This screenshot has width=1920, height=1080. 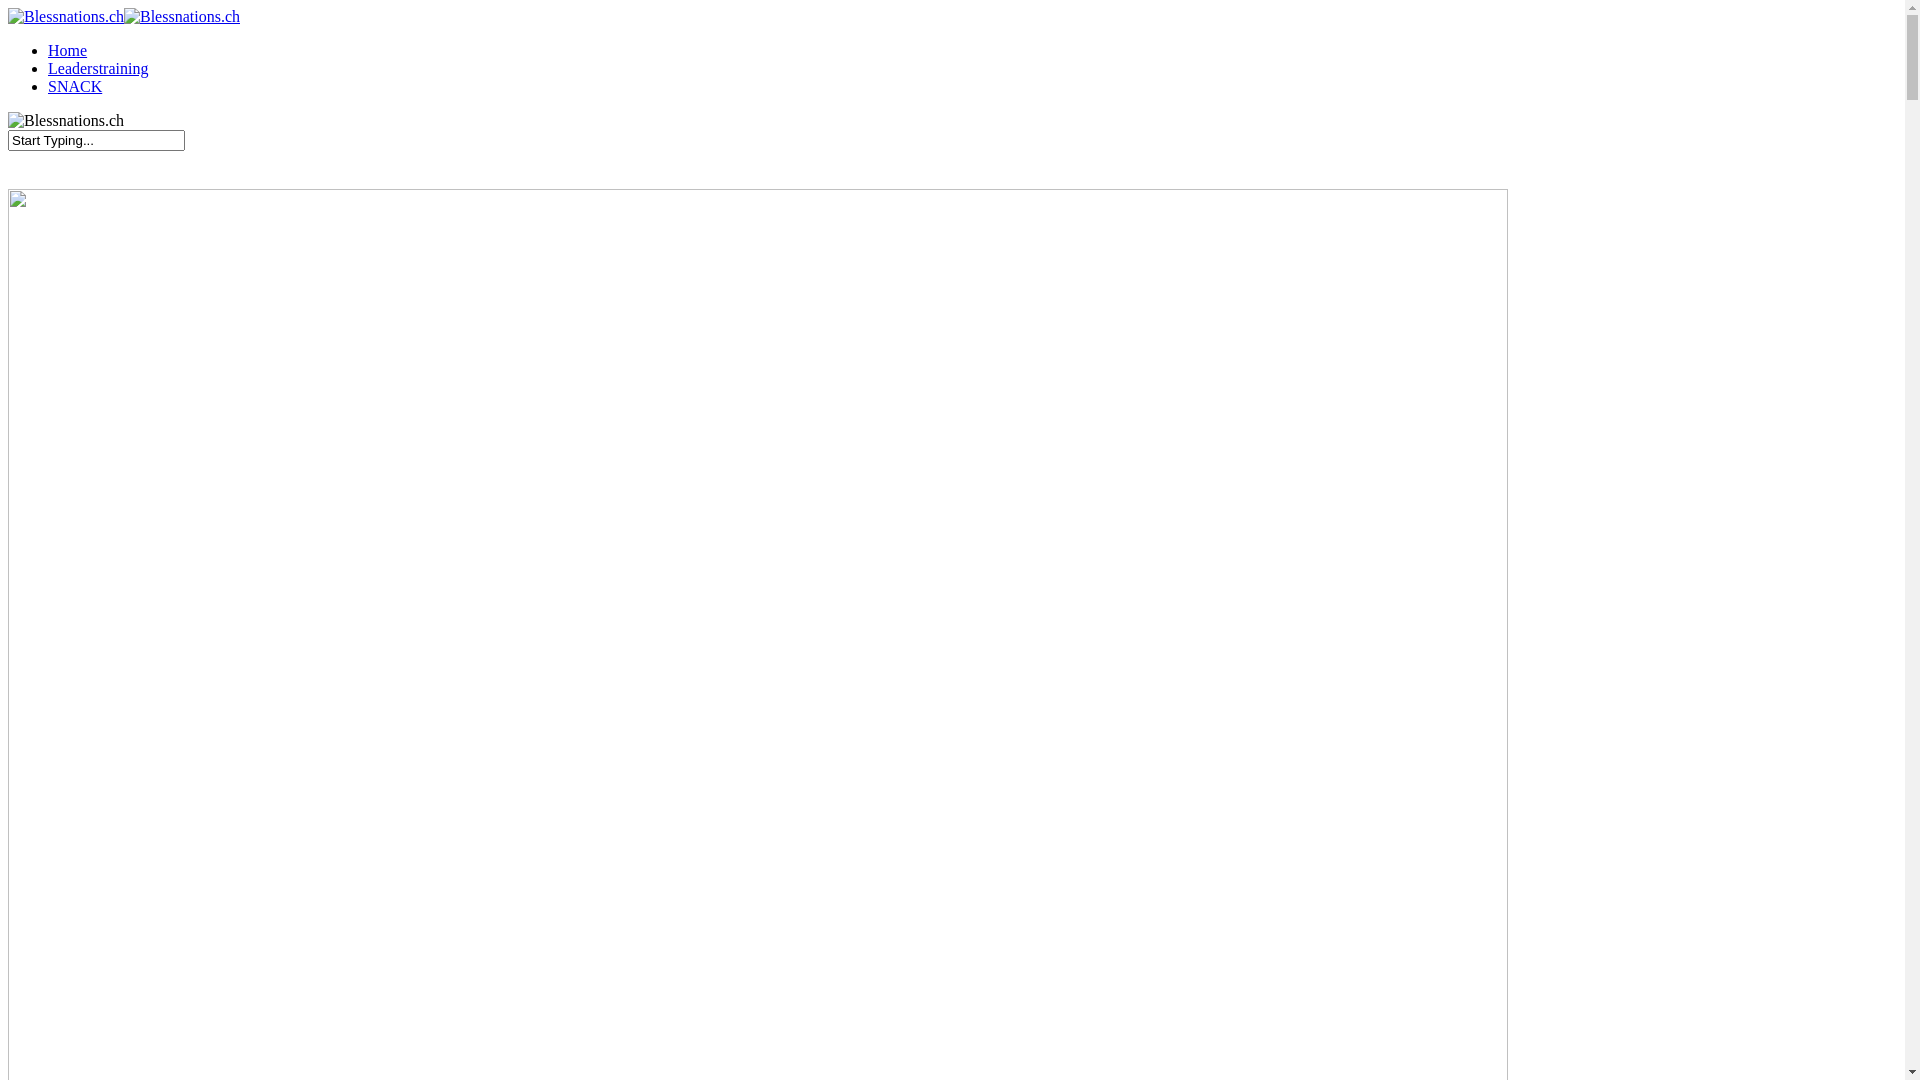 What do you see at coordinates (7, 7) in the screenshot?
I see `'Skip to main content'` at bounding box center [7, 7].